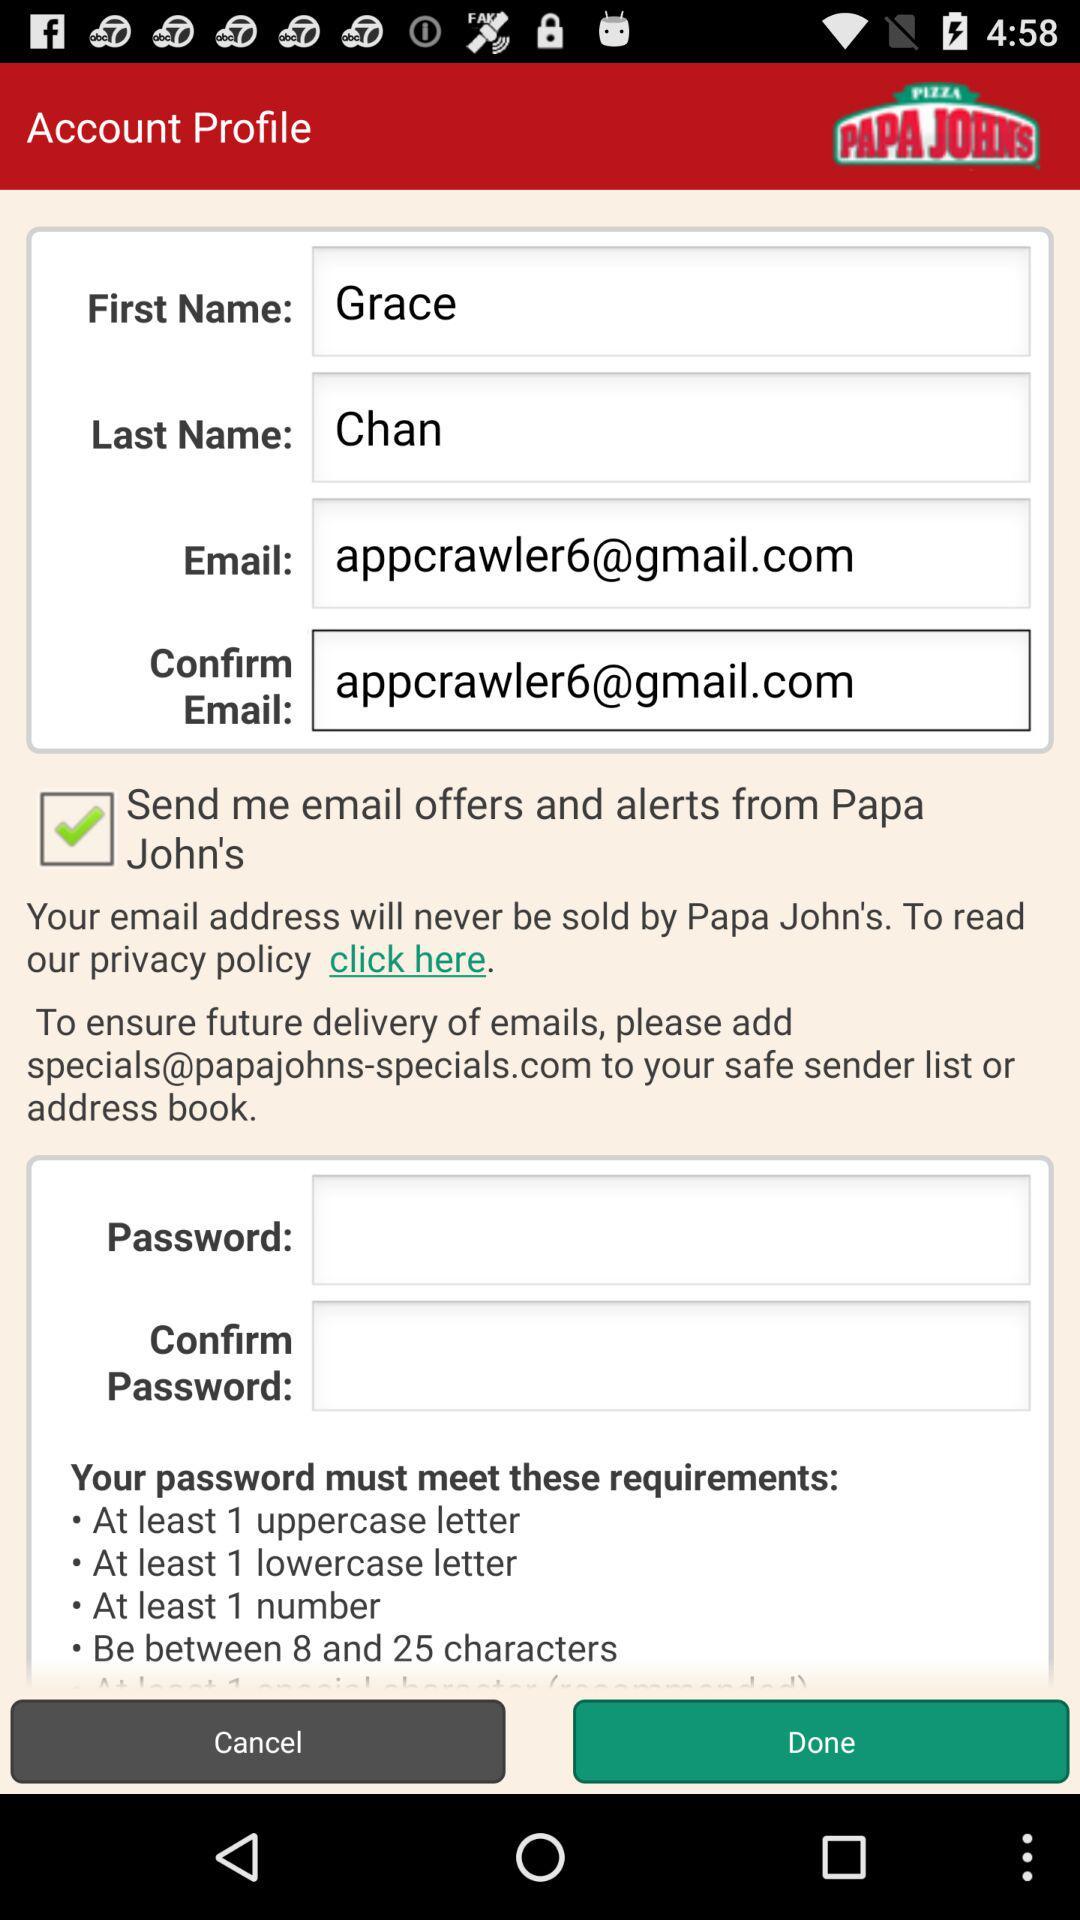  Describe the element at coordinates (671, 1235) in the screenshot. I see `password creating option` at that location.